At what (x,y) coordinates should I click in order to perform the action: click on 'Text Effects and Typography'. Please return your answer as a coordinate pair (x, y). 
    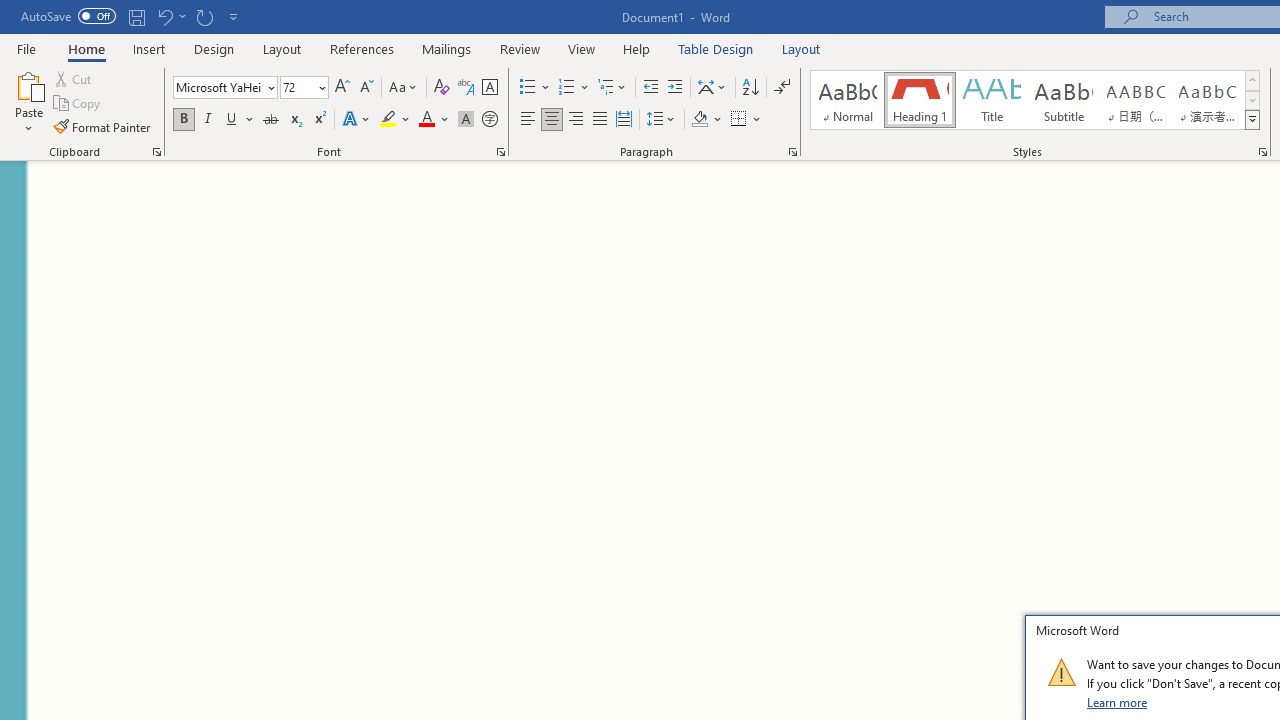
    Looking at the image, I should click on (357, 119).